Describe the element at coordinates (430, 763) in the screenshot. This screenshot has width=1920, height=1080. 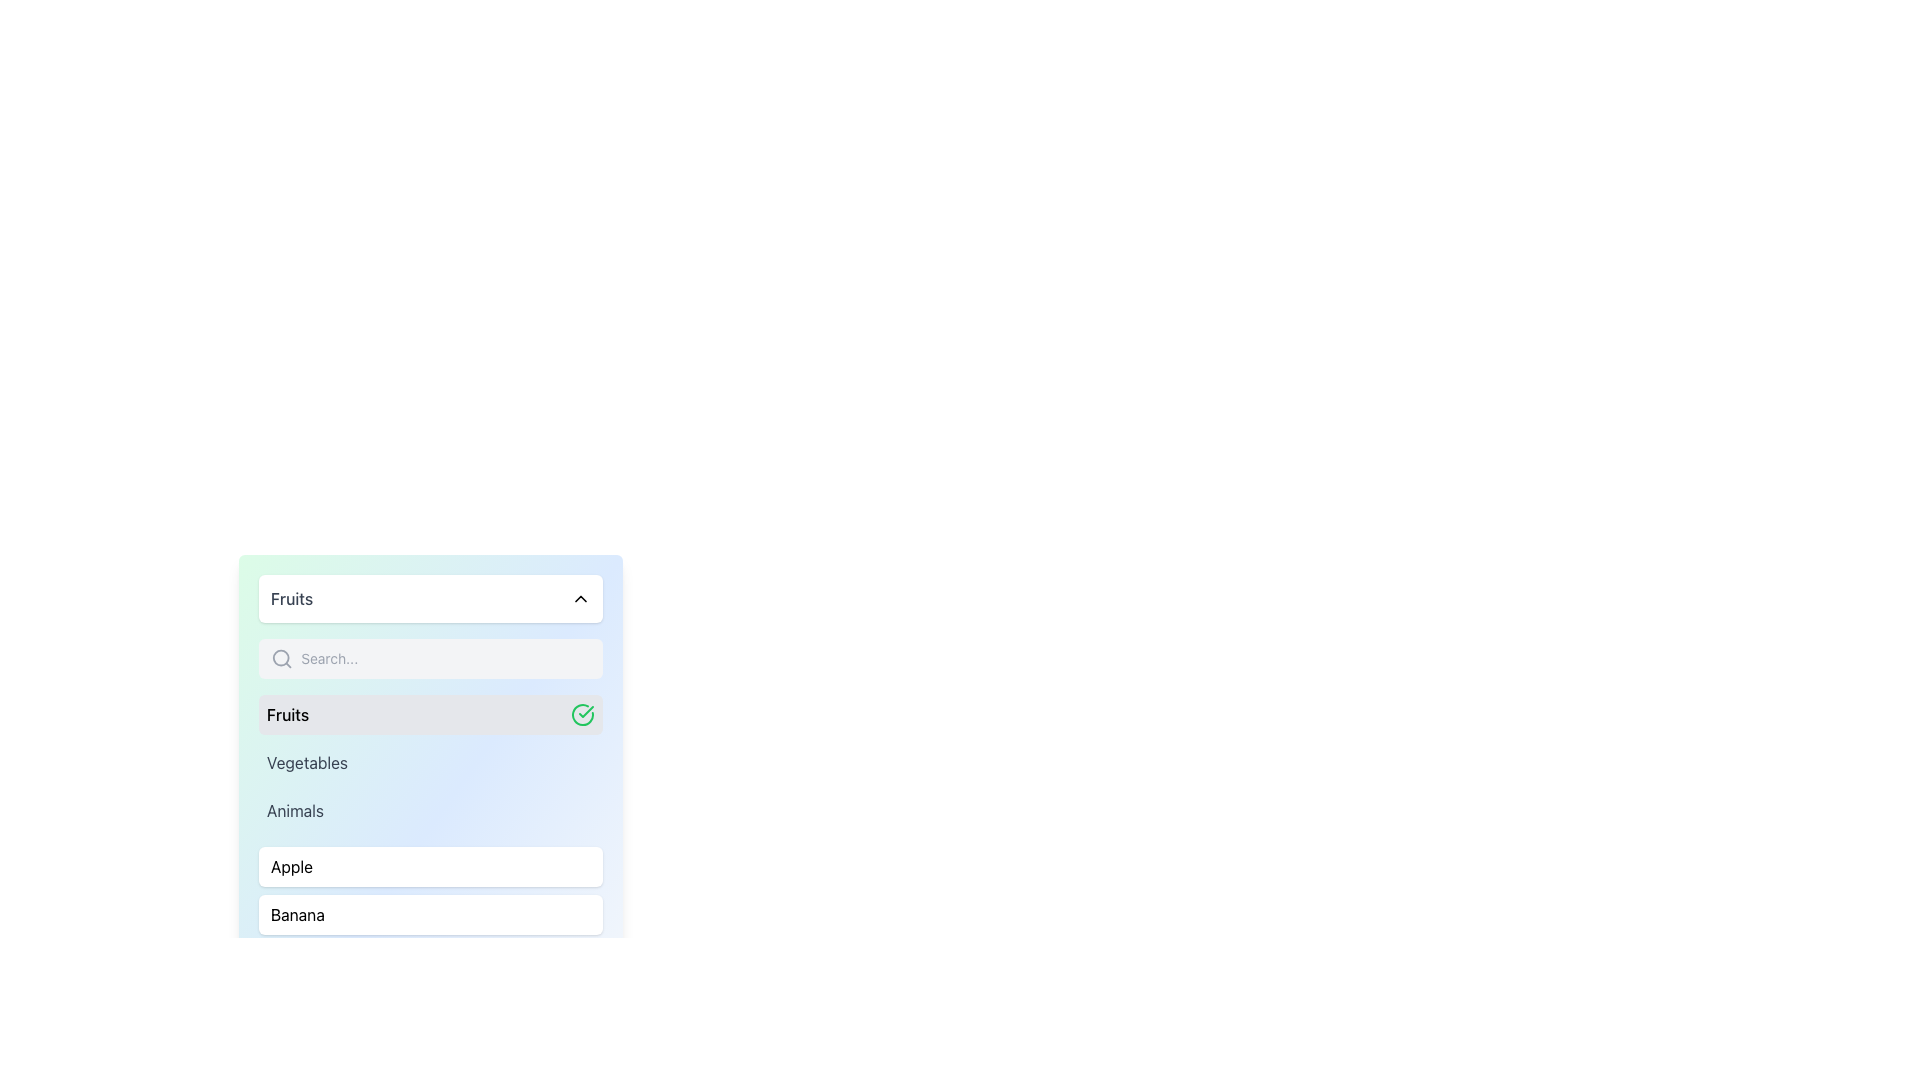
I see `the 'Vegetables' list item, which is the second item in the list` at that location.